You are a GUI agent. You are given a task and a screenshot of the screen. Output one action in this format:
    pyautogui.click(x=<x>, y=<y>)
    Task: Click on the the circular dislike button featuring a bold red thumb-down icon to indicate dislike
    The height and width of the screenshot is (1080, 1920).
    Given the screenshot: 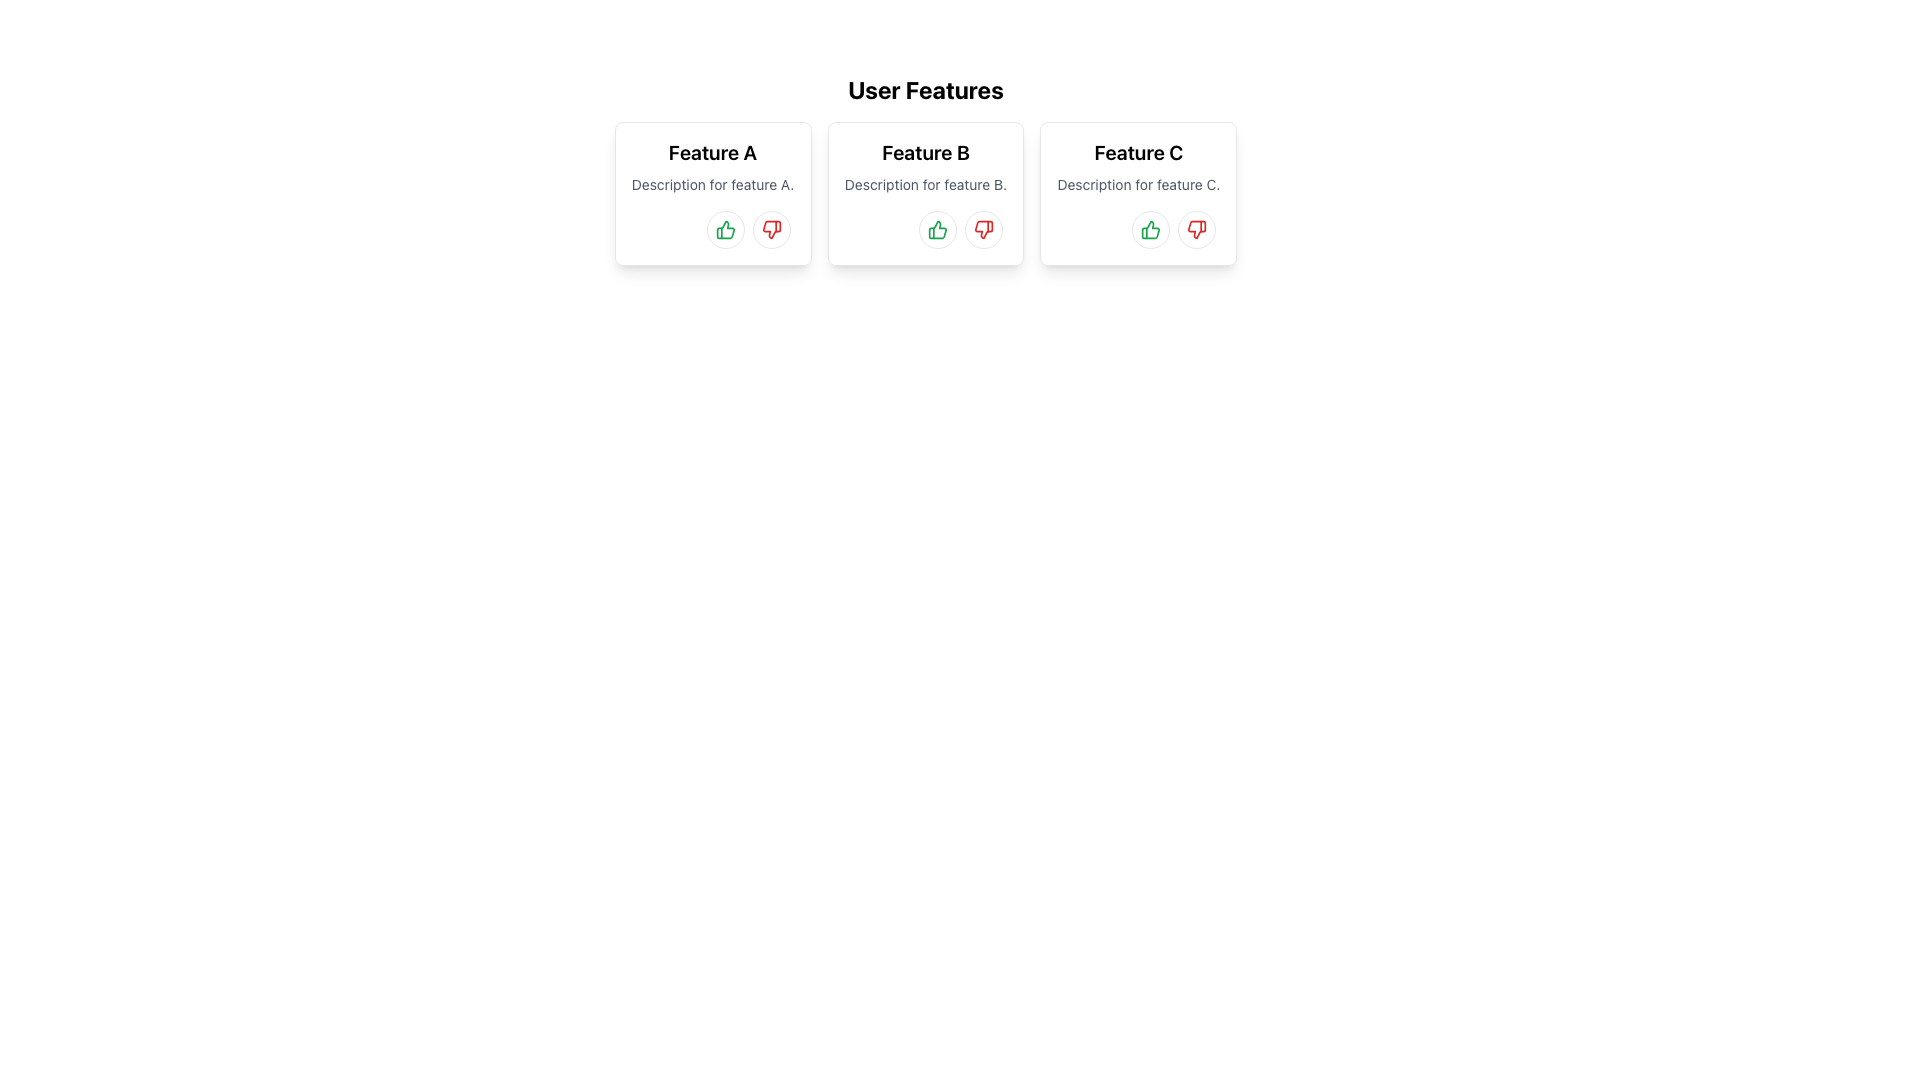 What is the action you would take?
    pyautogui.click(x=1197, y=229)
    